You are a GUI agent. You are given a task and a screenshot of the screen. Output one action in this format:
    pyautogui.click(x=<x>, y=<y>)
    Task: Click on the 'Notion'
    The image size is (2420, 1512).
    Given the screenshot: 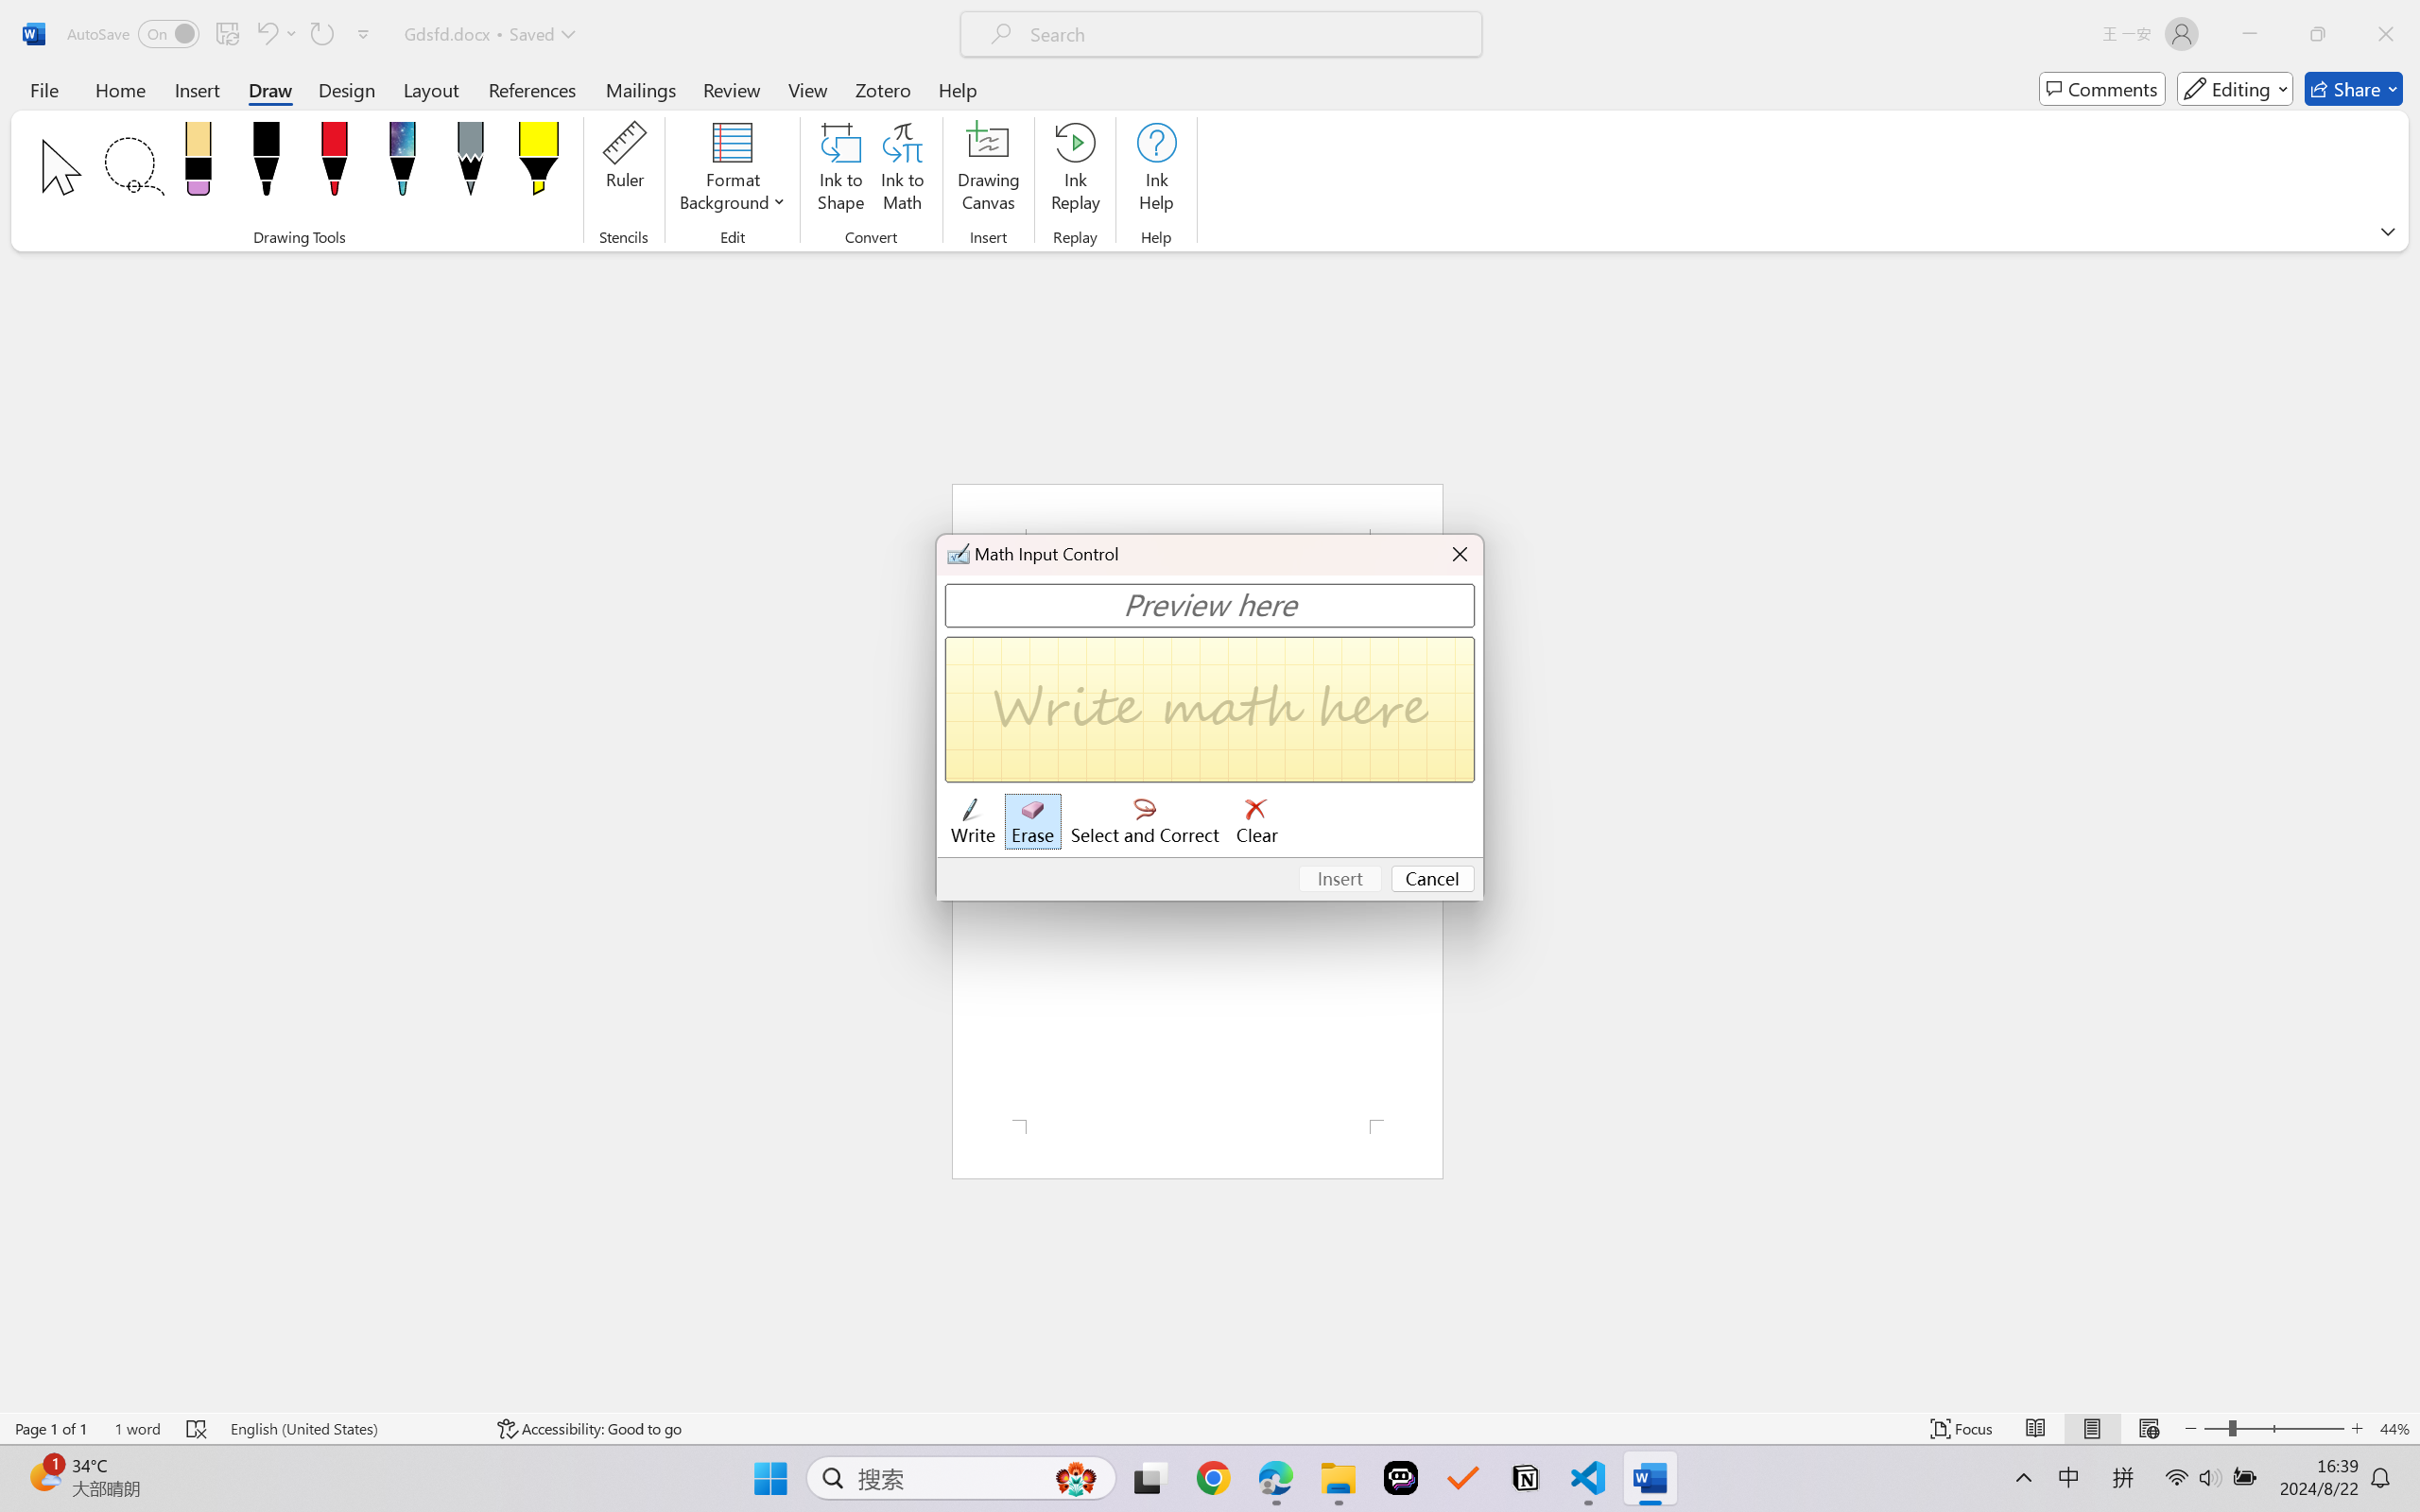 What is the action you would take?
    pyautogui.click(x=1525, y=1478)
    